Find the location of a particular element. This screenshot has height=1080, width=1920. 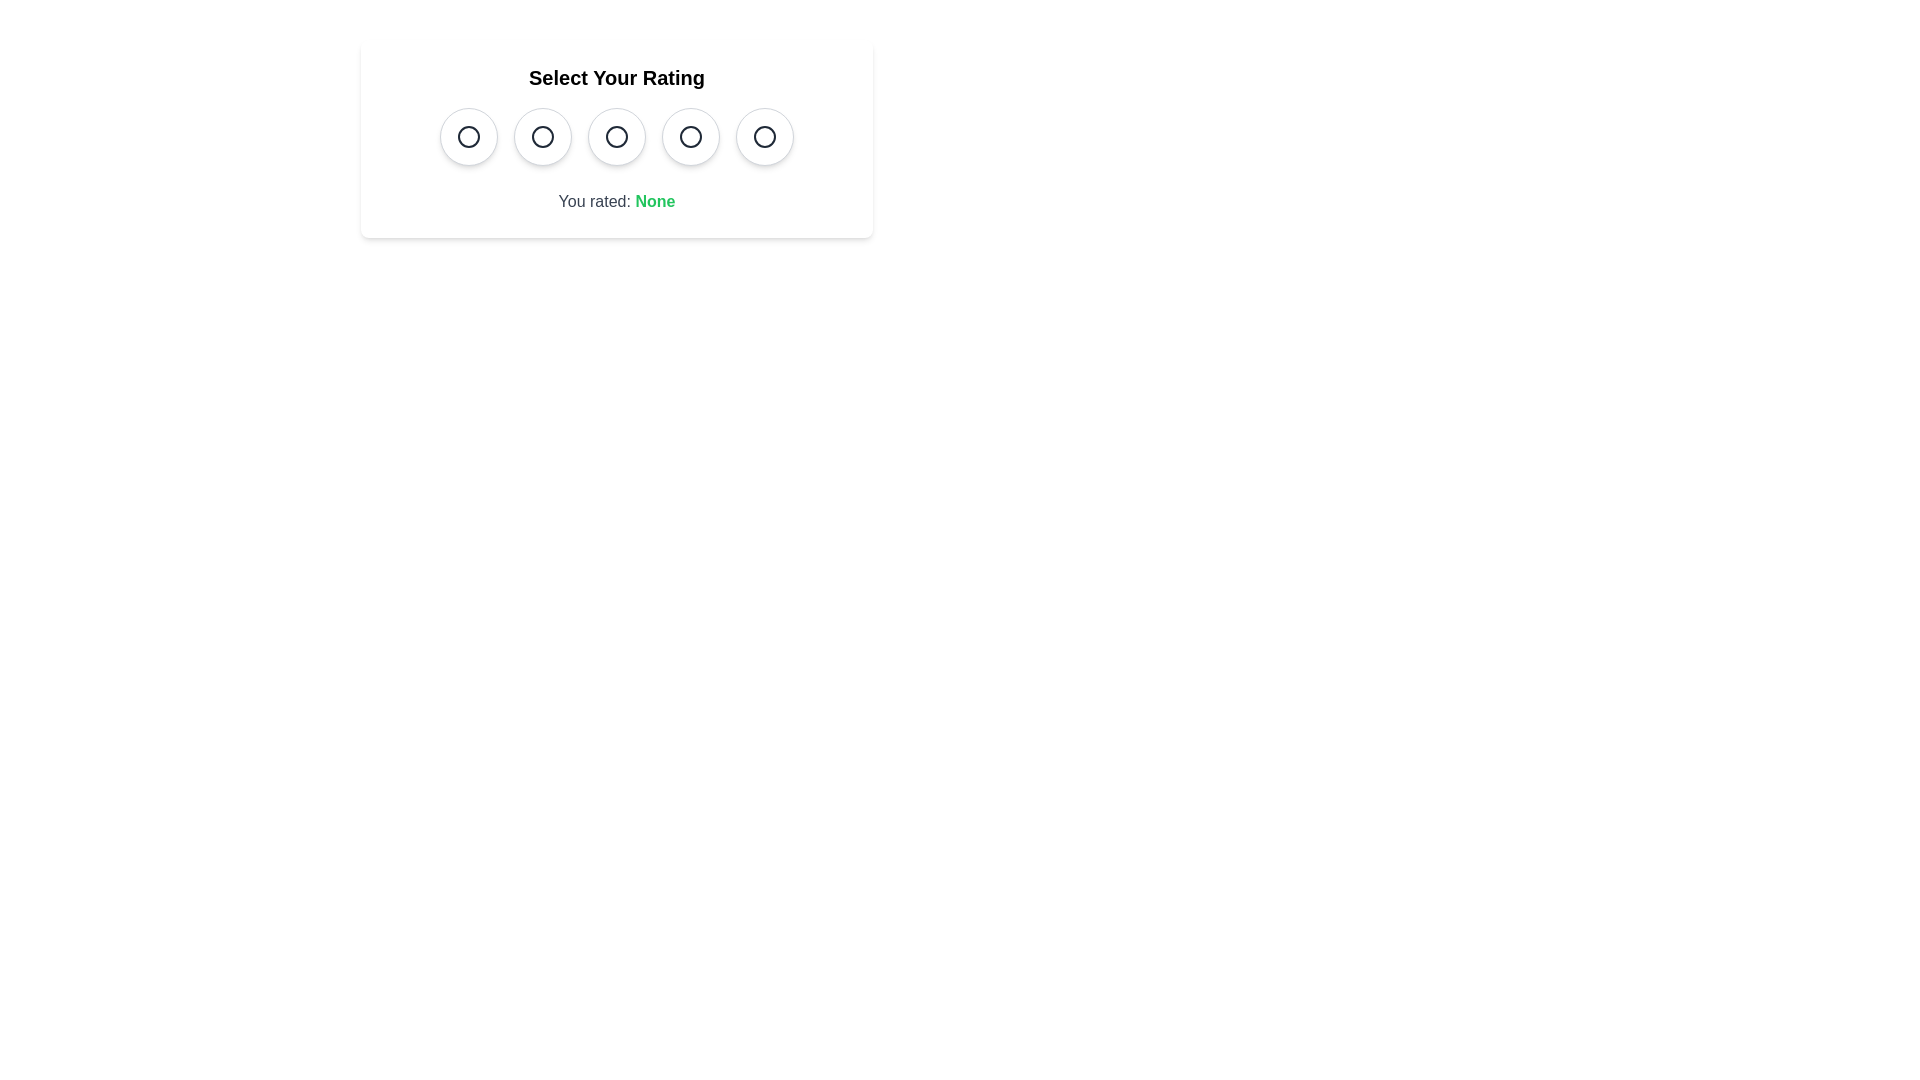

button corresponding to the rating 3 is located at coordinates (616, 136).